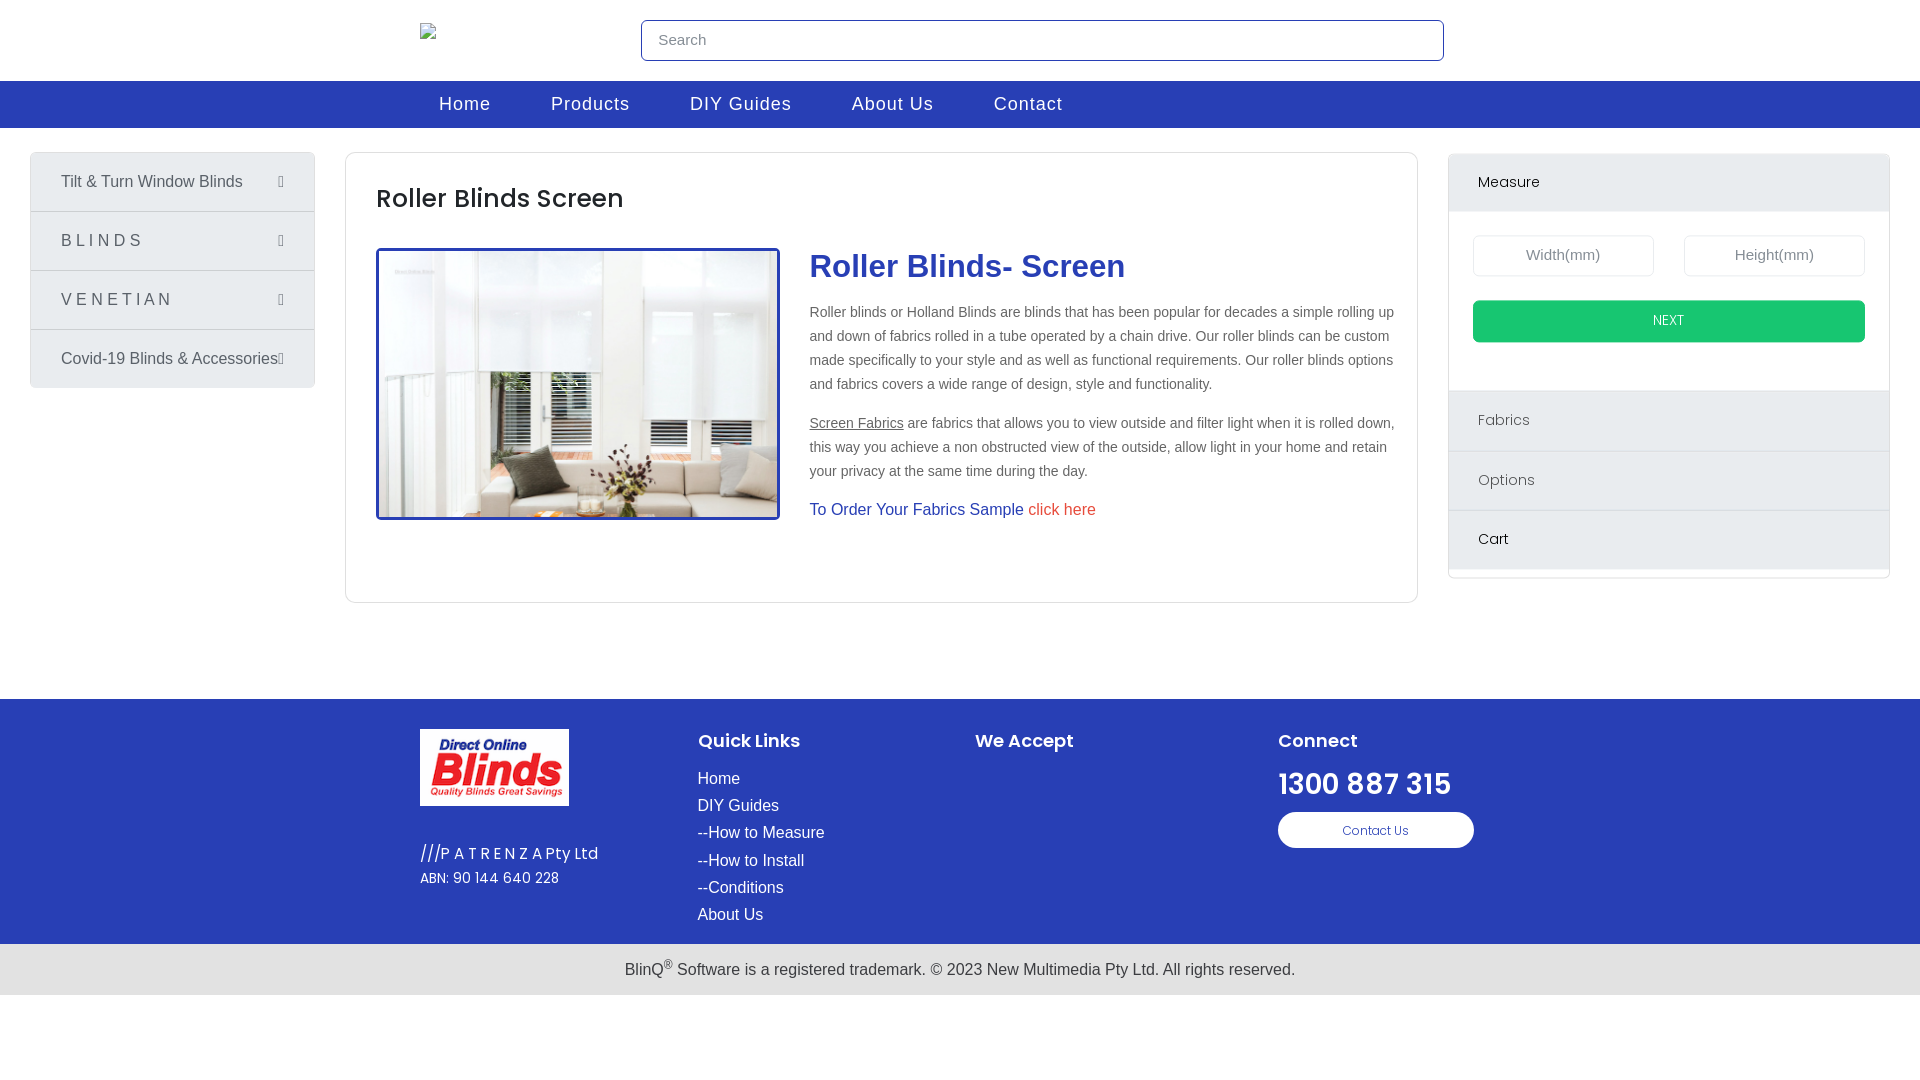  I want to click on 'Contact Us', so click(1375, 829).